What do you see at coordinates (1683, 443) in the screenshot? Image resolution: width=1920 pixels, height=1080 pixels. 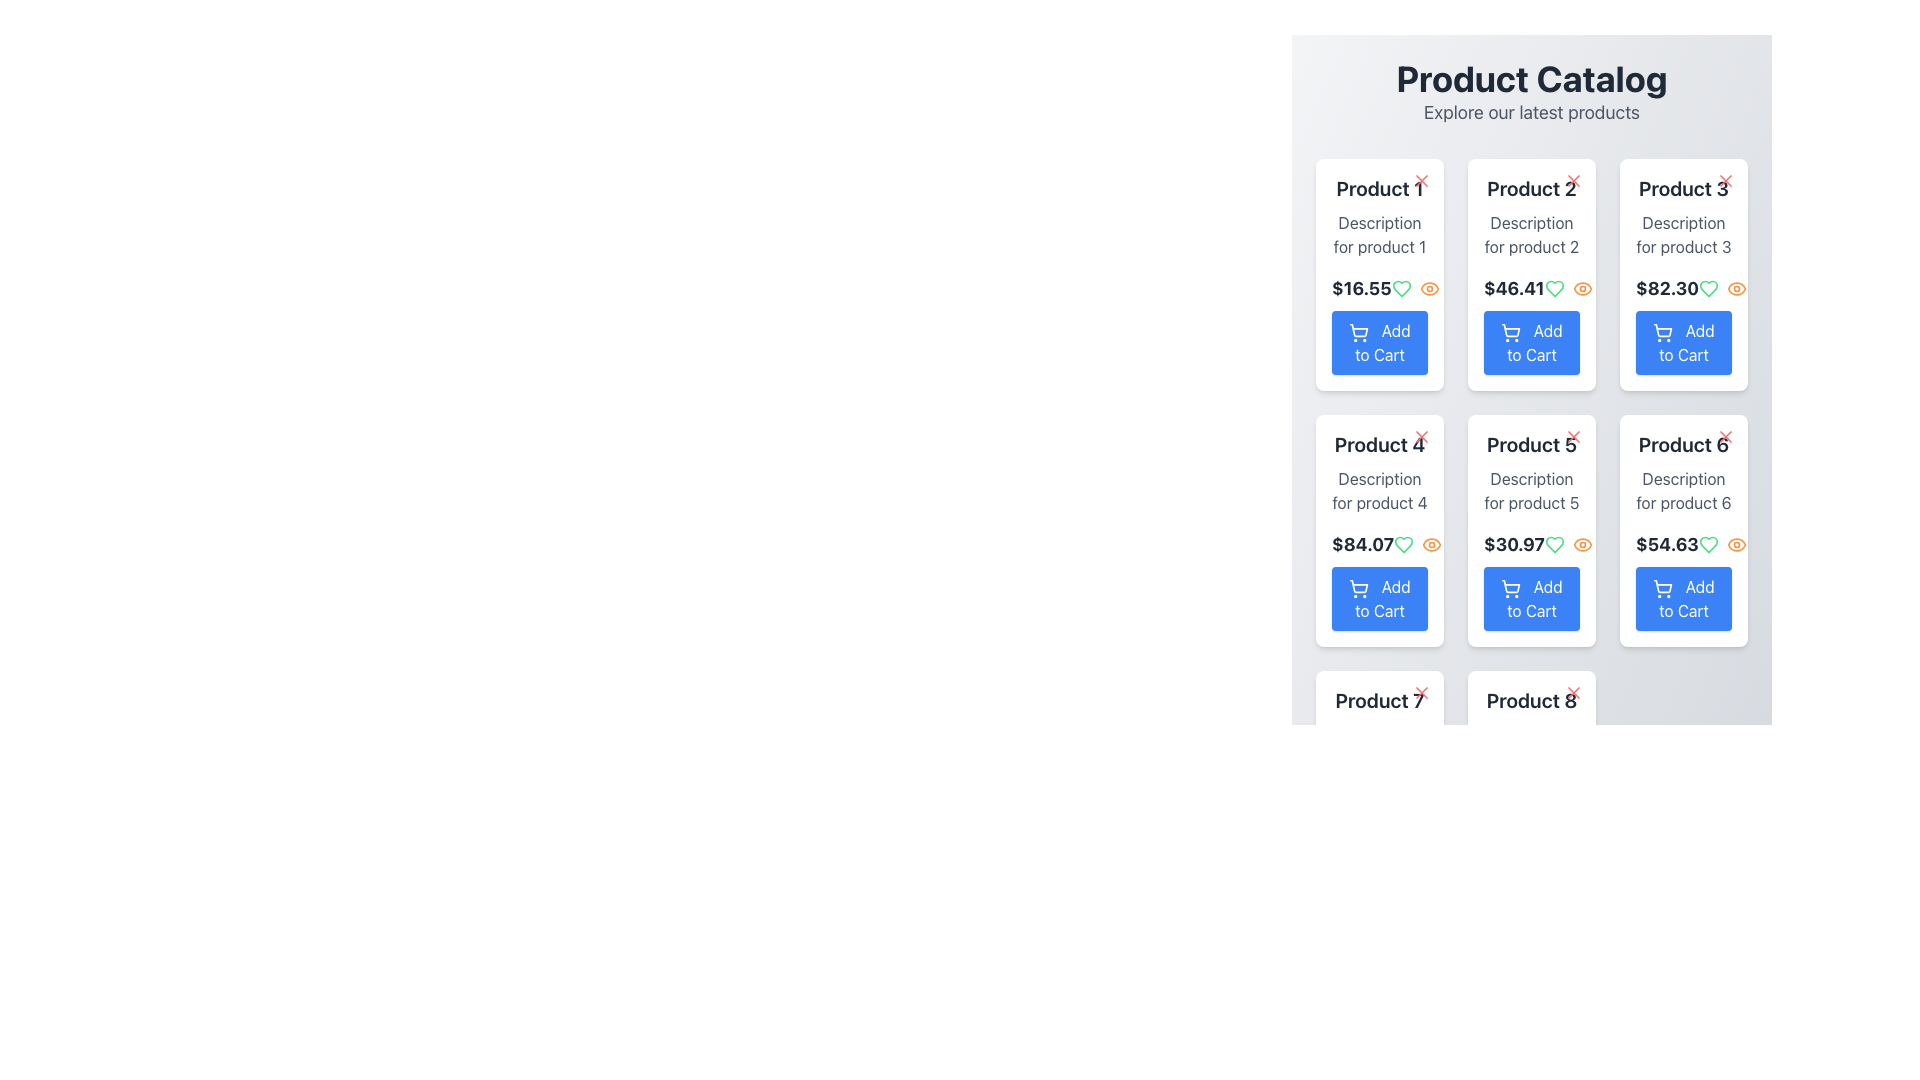 I see `the text element that reads 'Product 6', which is in bold, large font with a dark gray color, located at the top of the product information card in the rightmost column of the second row in the product grid` at bounding box center [1683, 443].